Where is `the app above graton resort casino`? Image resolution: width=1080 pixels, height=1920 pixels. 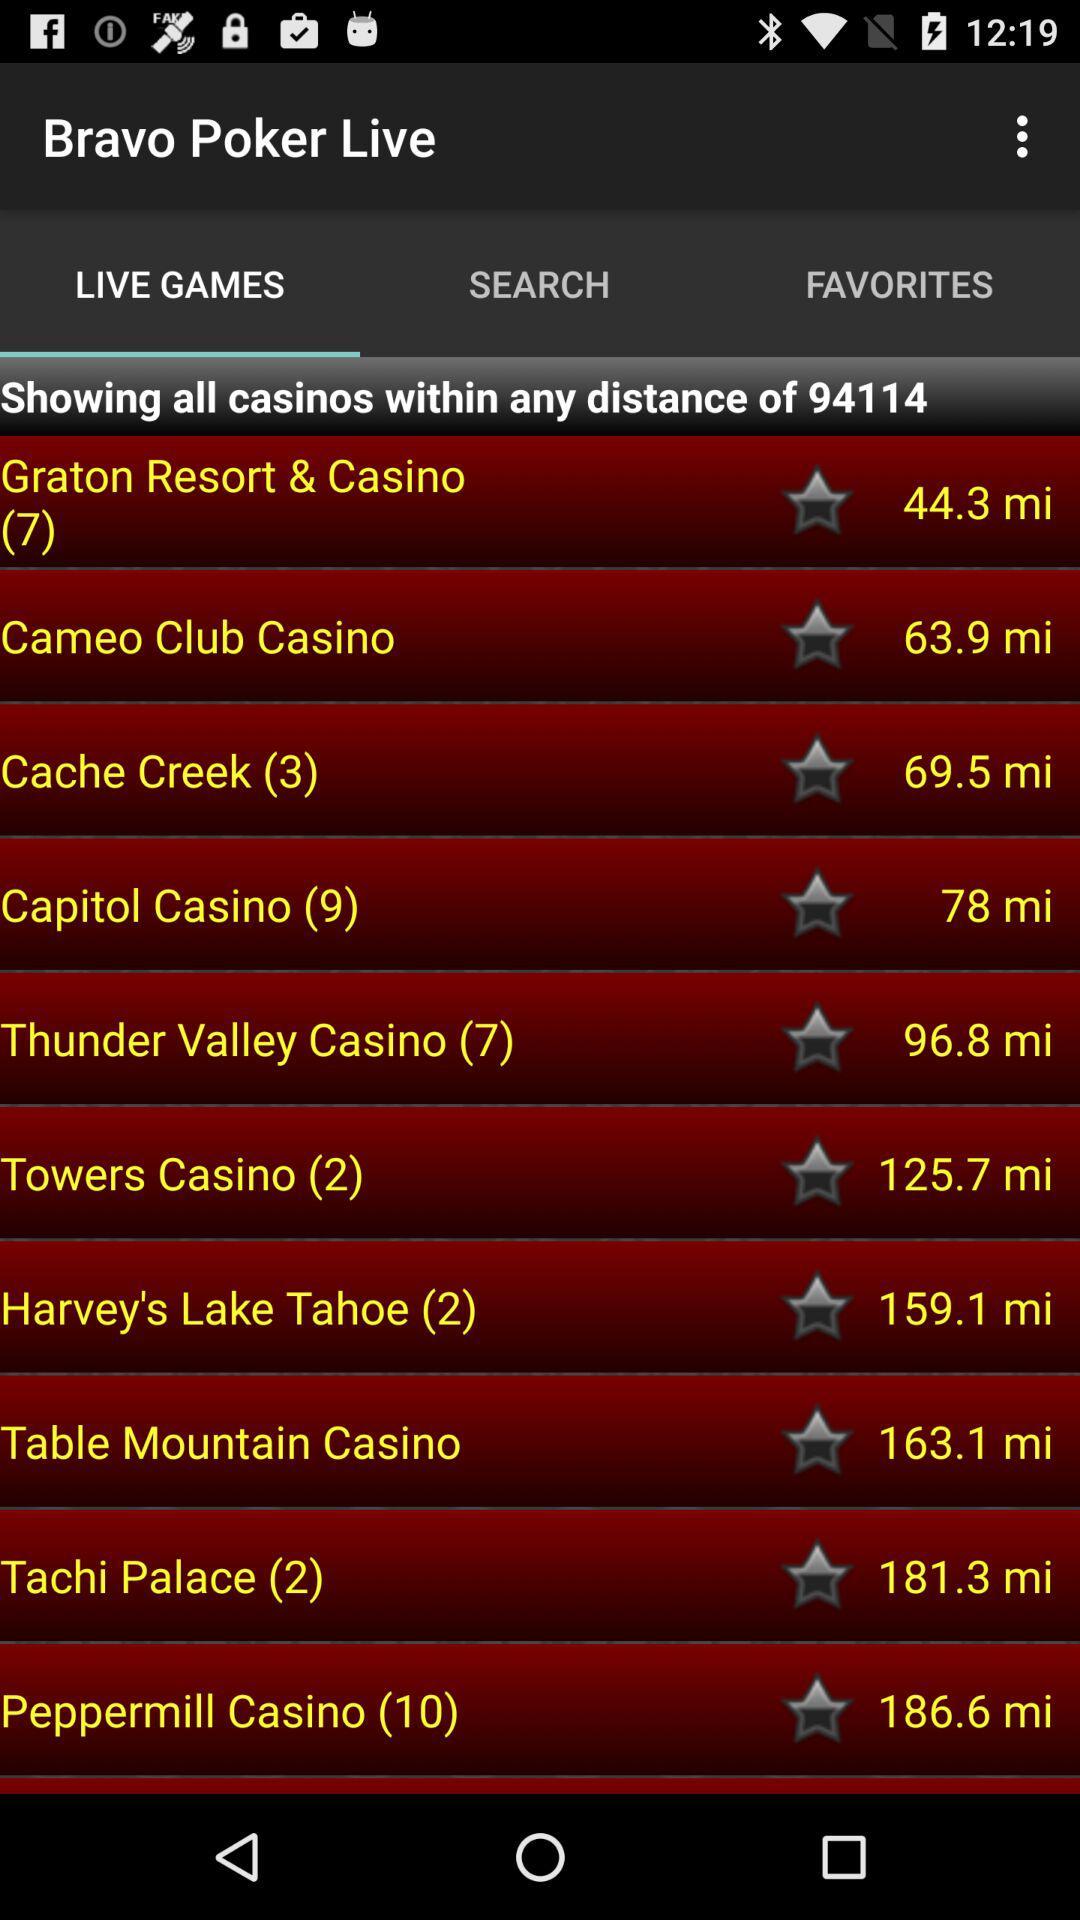
the app above graton resort casino is located at coordinates (540, 395).